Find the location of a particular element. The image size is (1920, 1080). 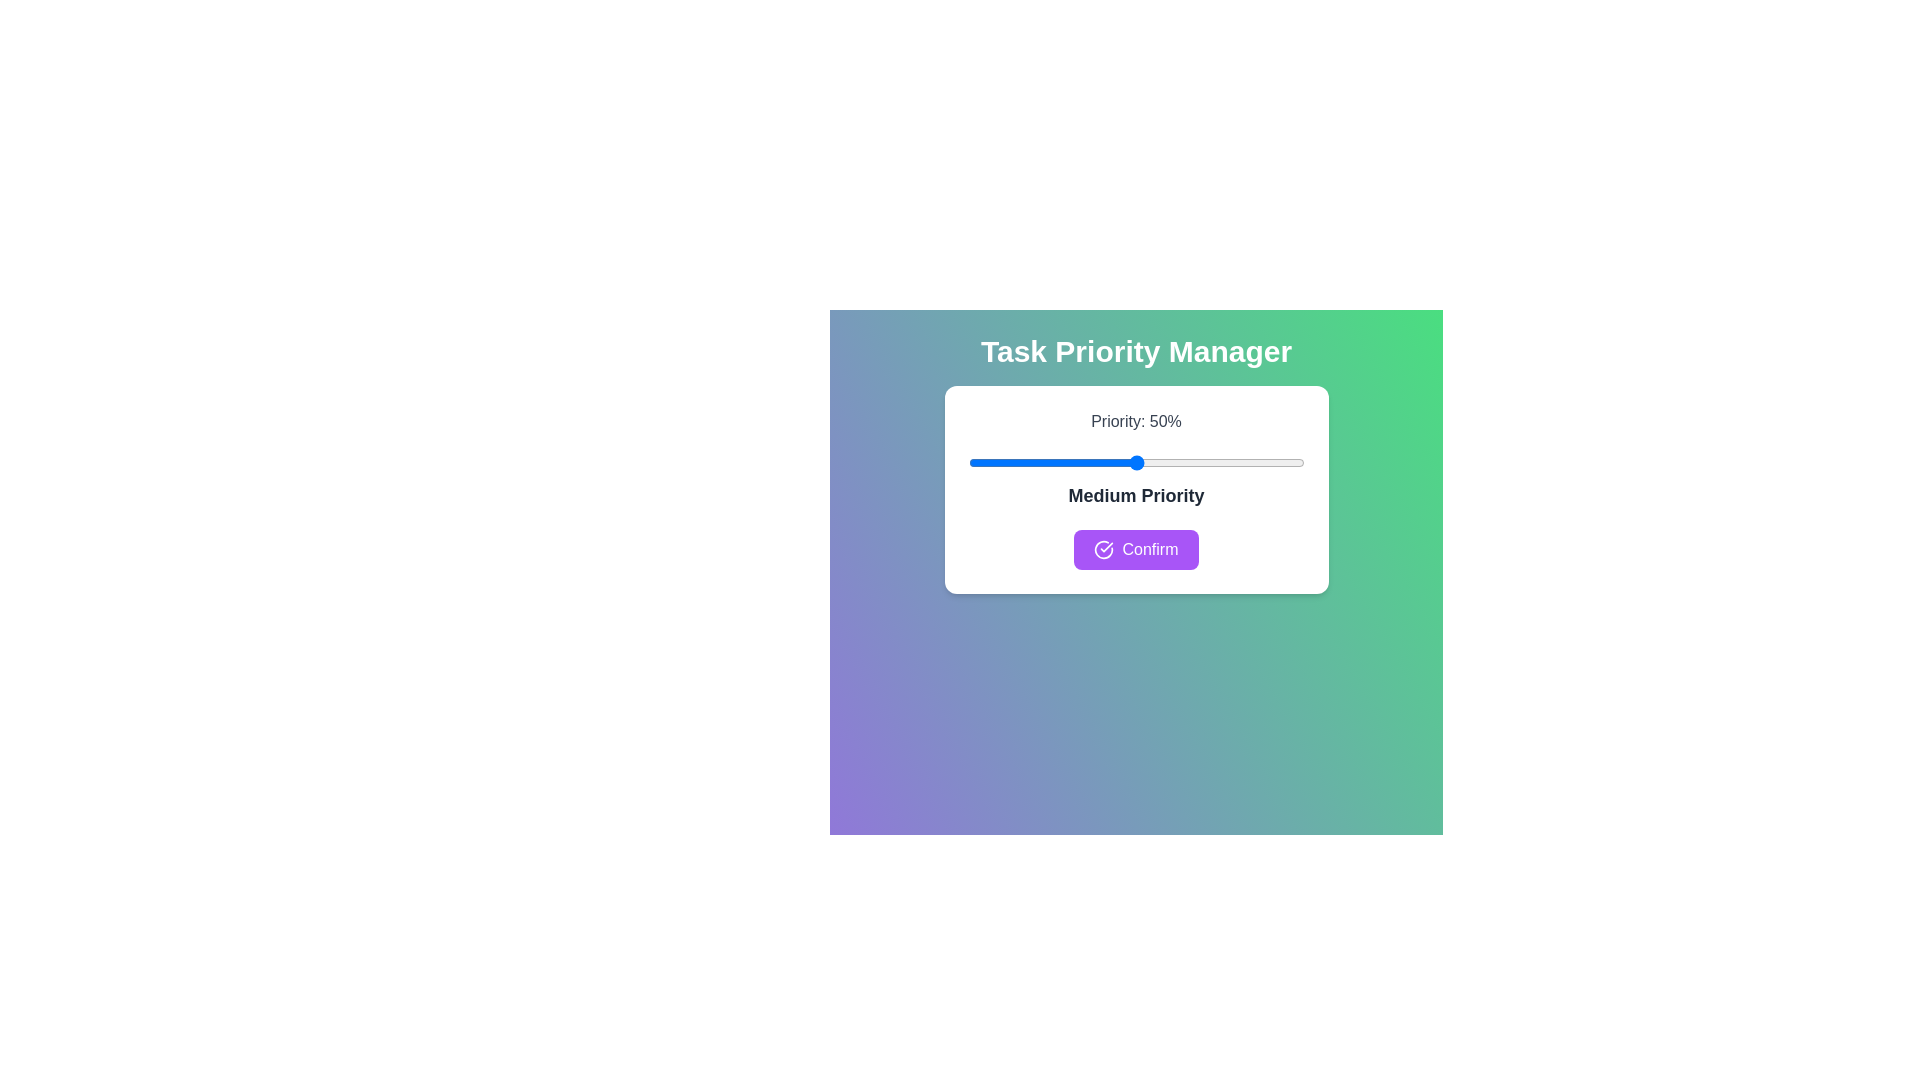

Confirm button to save the selected priority is located at coordinates (1136, 550).